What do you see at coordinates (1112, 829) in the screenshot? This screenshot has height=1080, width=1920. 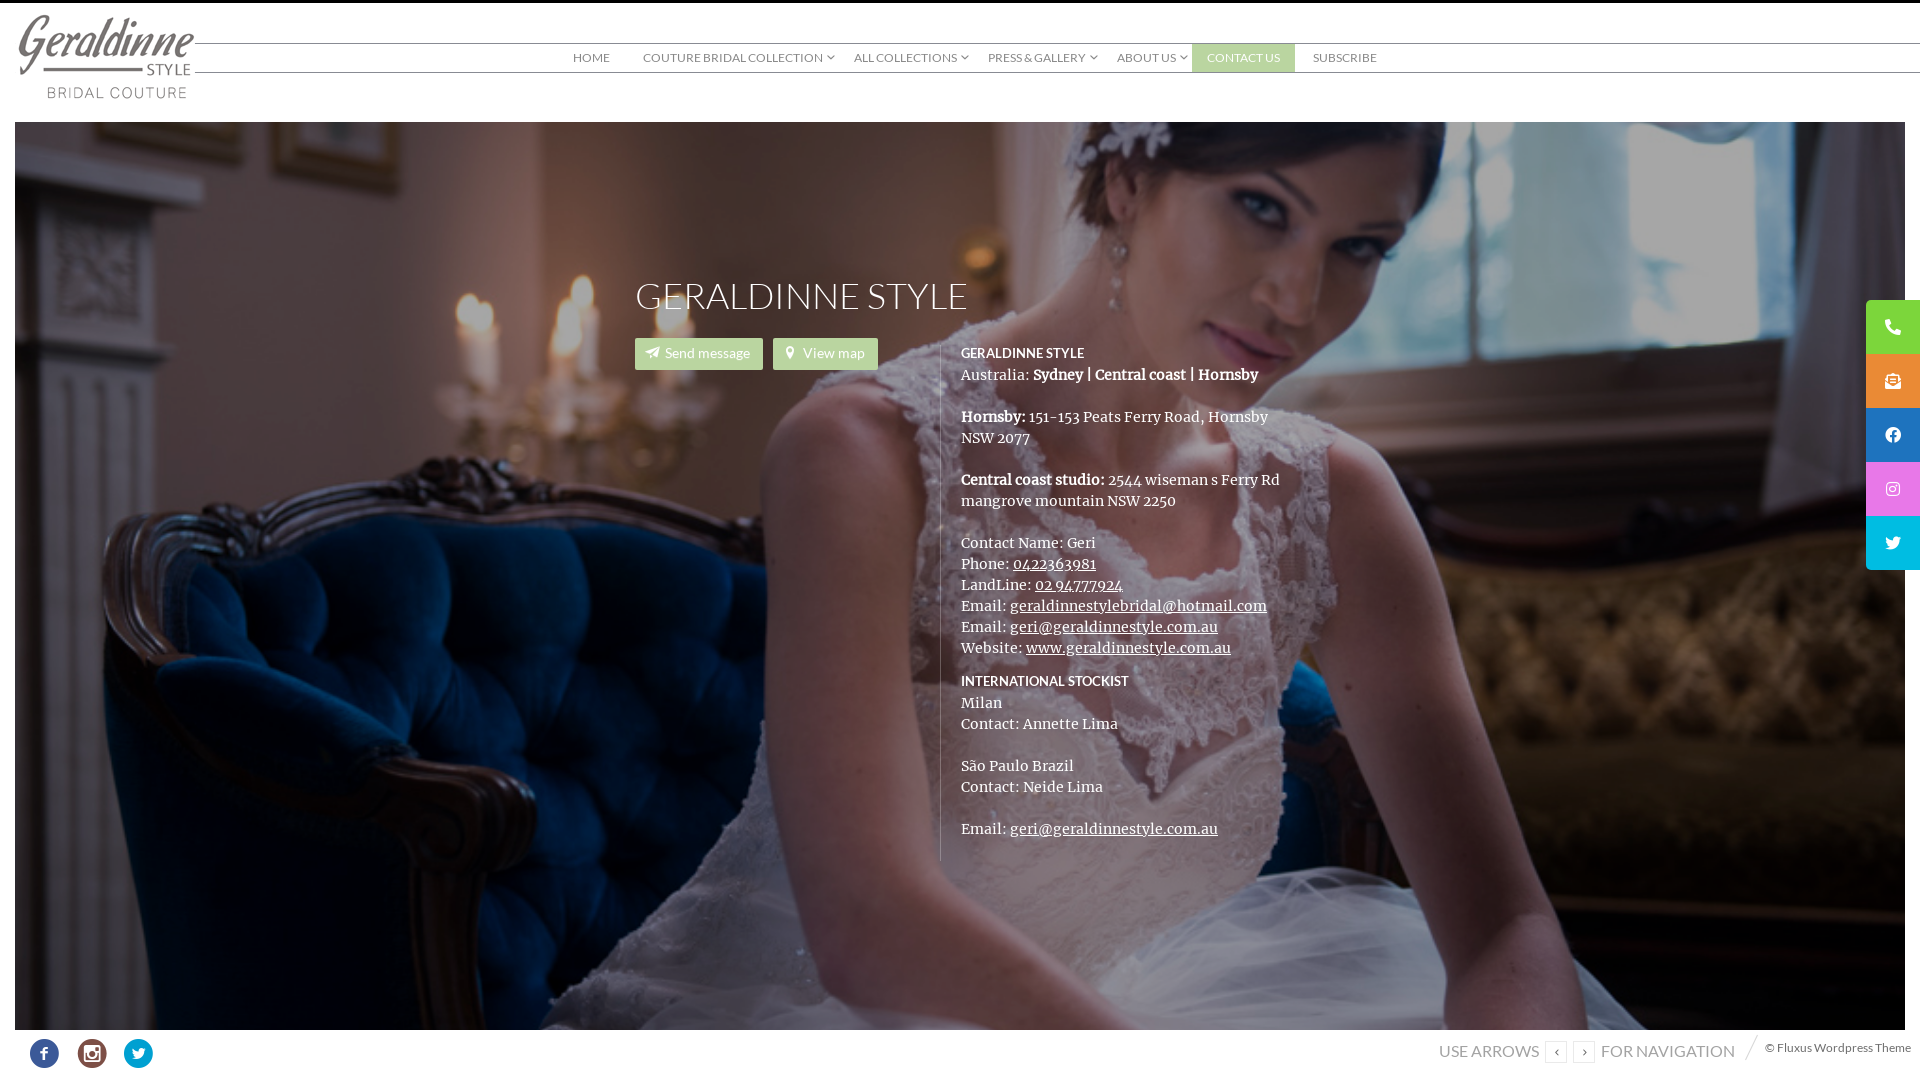 I see `'geri@geraldinnestyle.com.au'` at bounding box center [1112, 829].